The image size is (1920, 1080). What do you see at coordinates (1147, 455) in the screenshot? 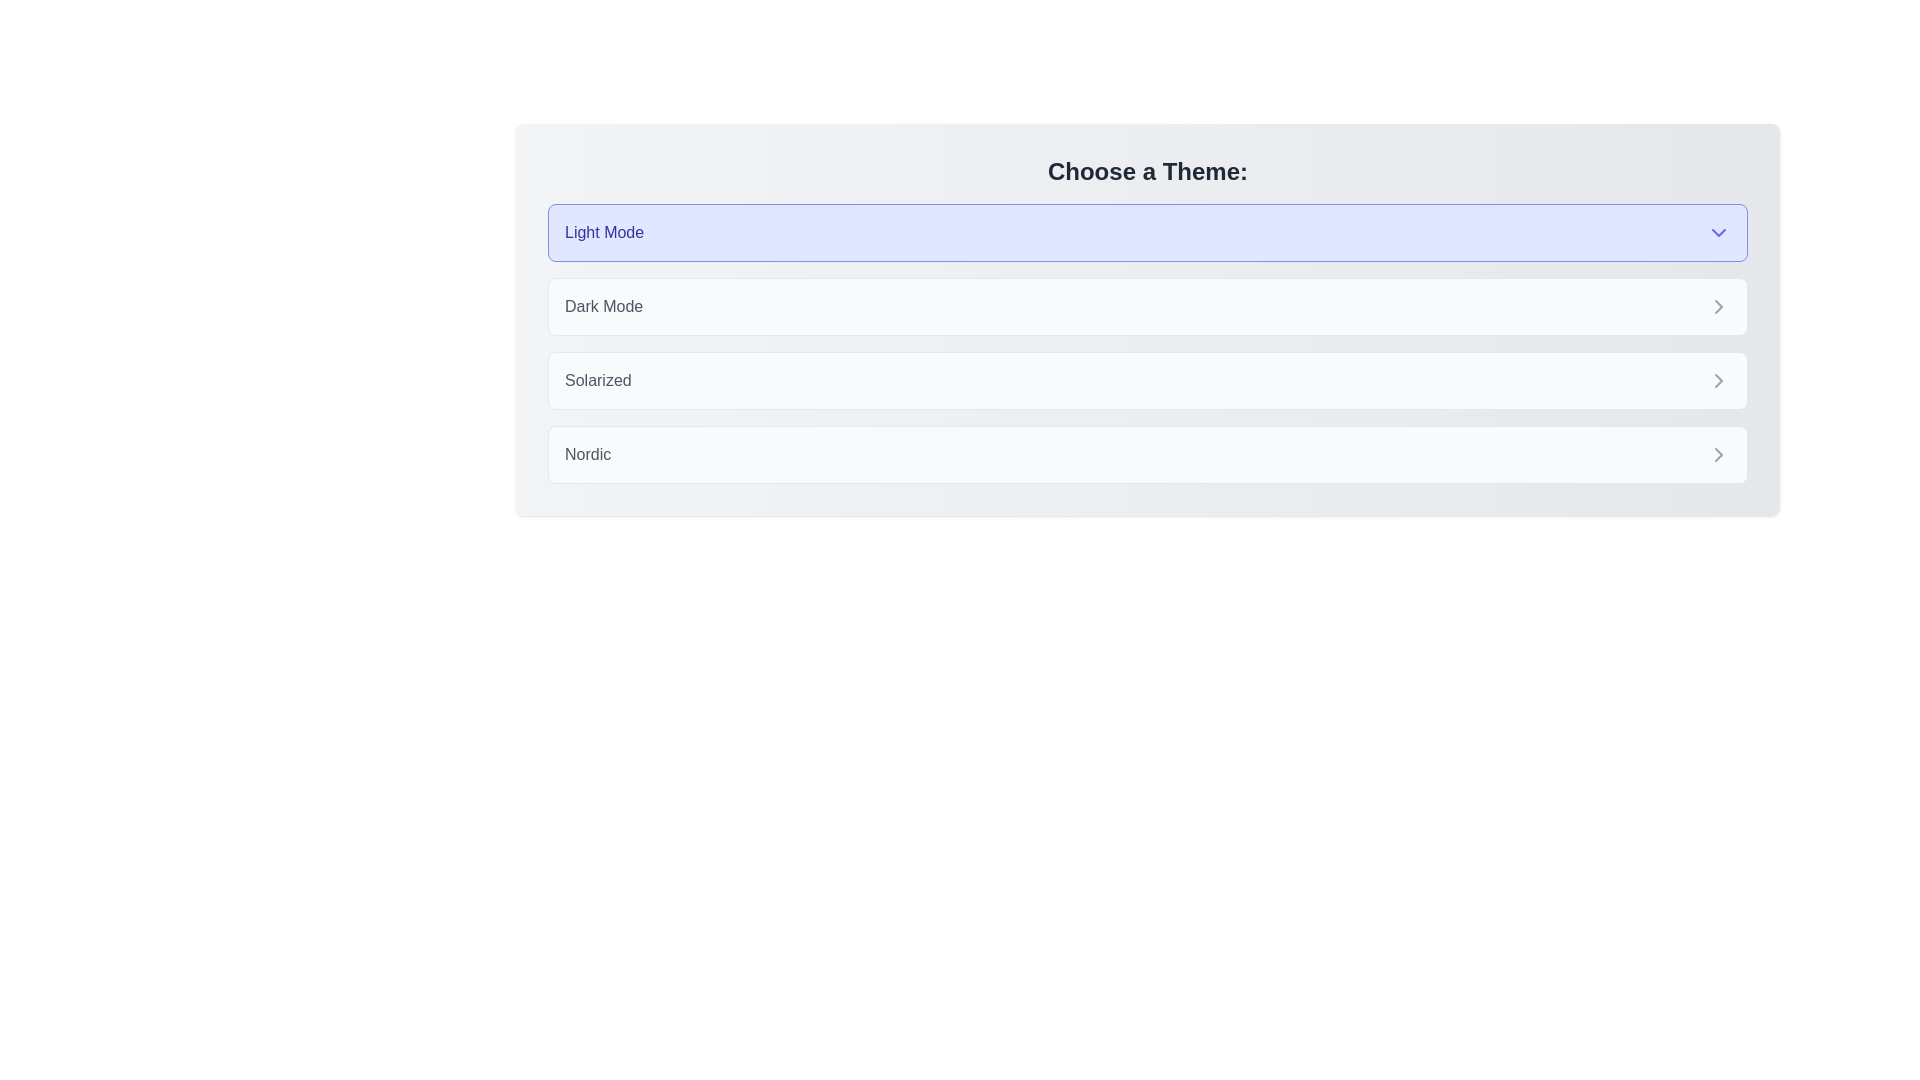
I see `the theme chip labeled Nordic to observe its hover effect` at bounding box center [1147, 455].